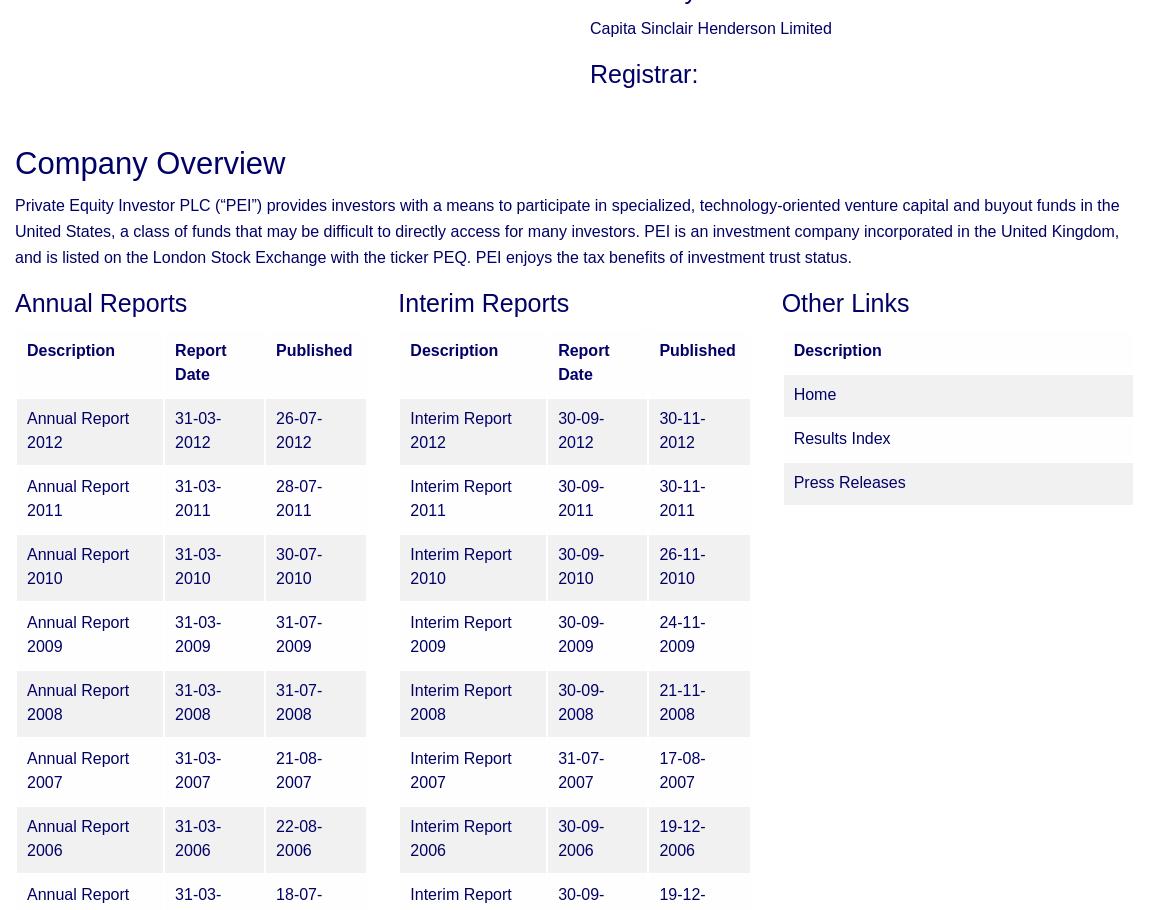 The image size is (1150, 910). Describe the element at coordinates (299, 634) in the screenshot. I see `'31-07-2009'` at that location.